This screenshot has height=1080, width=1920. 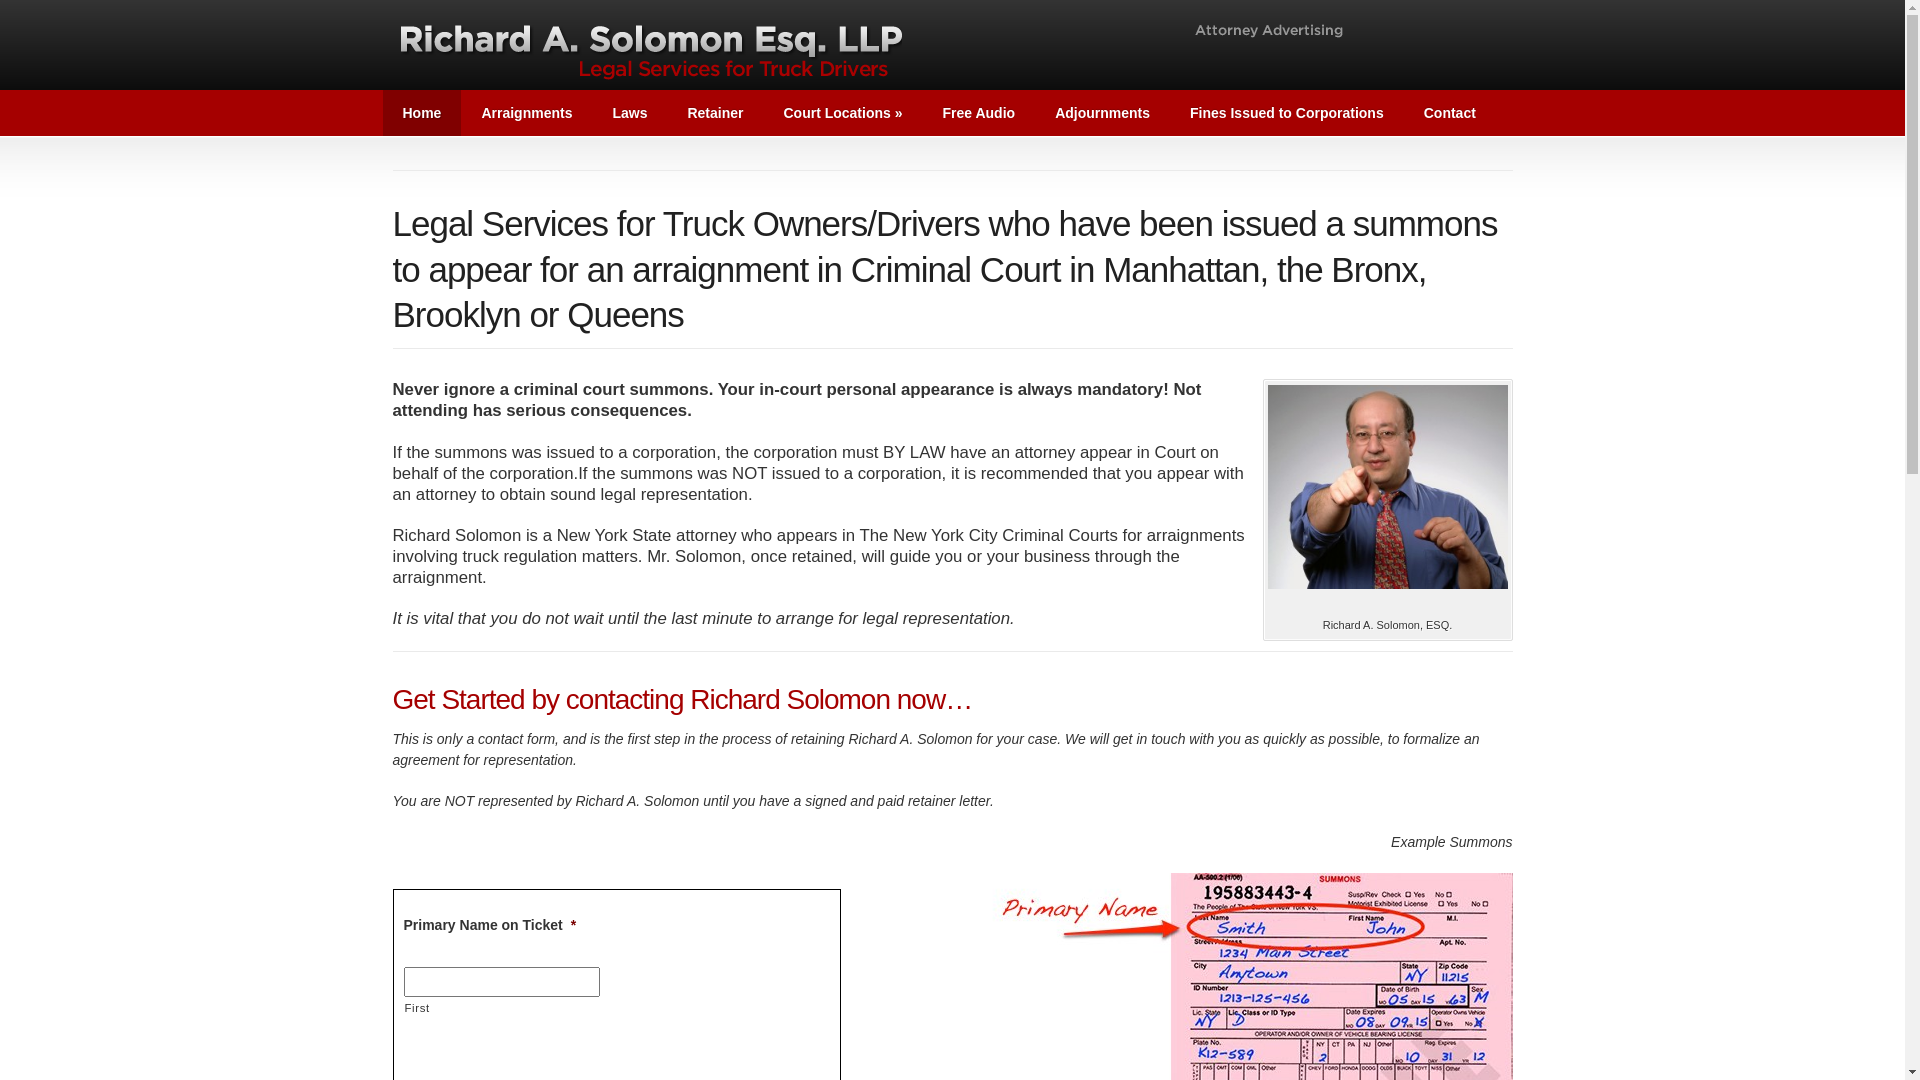 I want to click on 'Richard A. Solomon ESQ. LLP', so click(x=392, y=45).